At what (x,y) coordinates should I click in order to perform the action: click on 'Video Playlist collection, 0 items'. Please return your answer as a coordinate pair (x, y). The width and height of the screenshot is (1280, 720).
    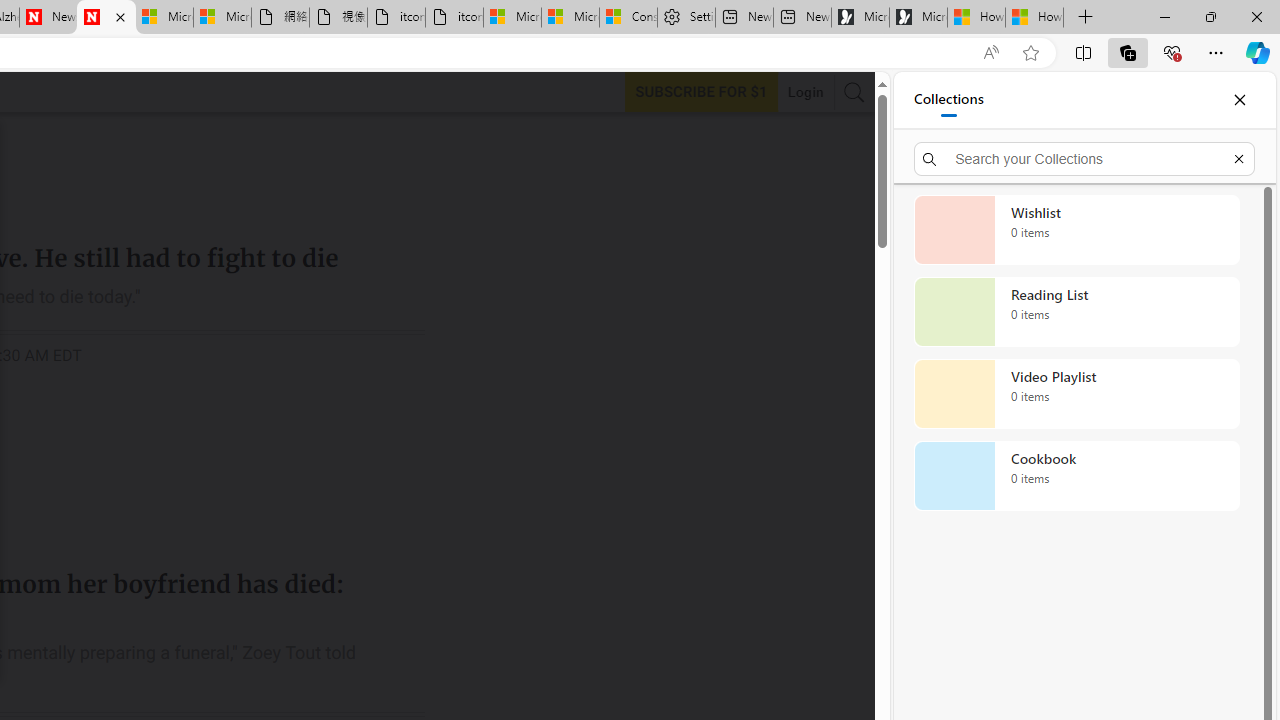
    Looking at the image, I should click on (1076, 394).